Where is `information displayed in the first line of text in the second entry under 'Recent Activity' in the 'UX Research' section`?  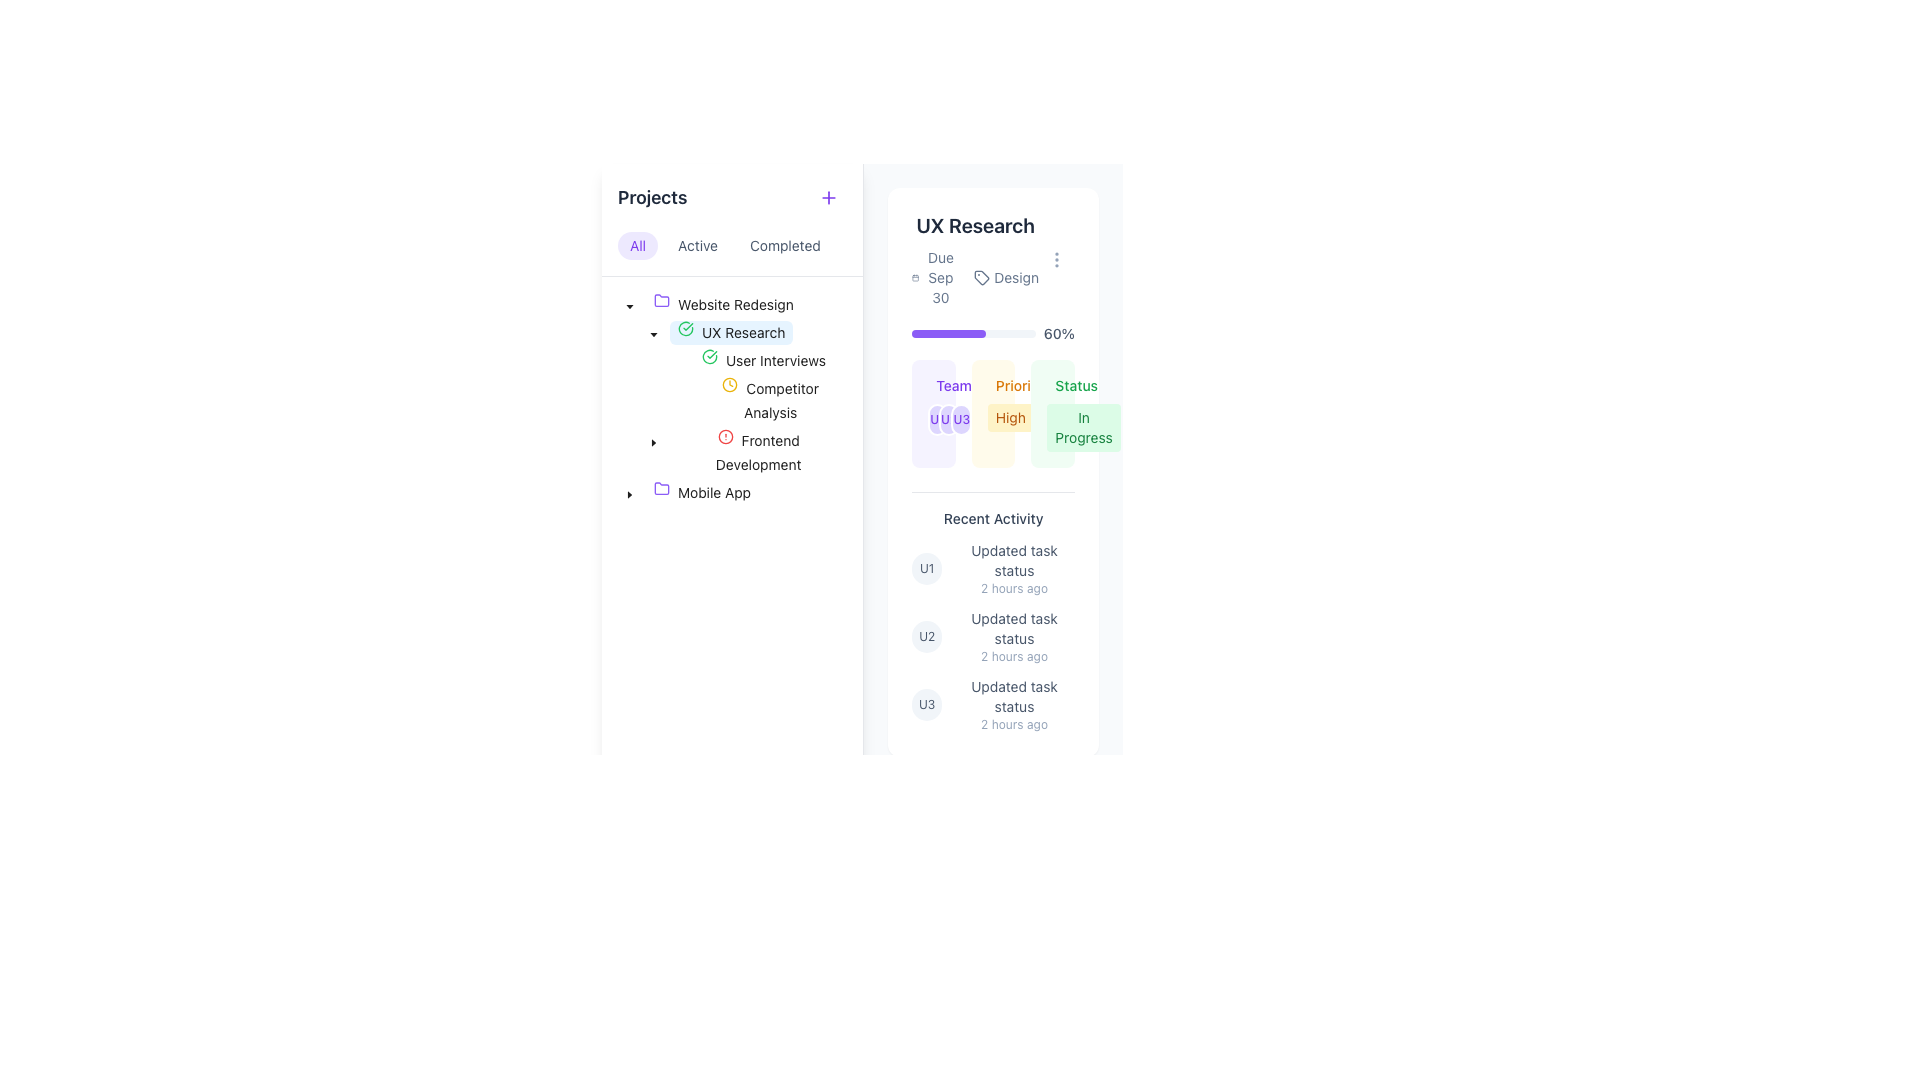 information displayed in the first line of text in the second entry under 'Recent Activity' in the 'UX Research' section is located at coordinates (1014, 627).